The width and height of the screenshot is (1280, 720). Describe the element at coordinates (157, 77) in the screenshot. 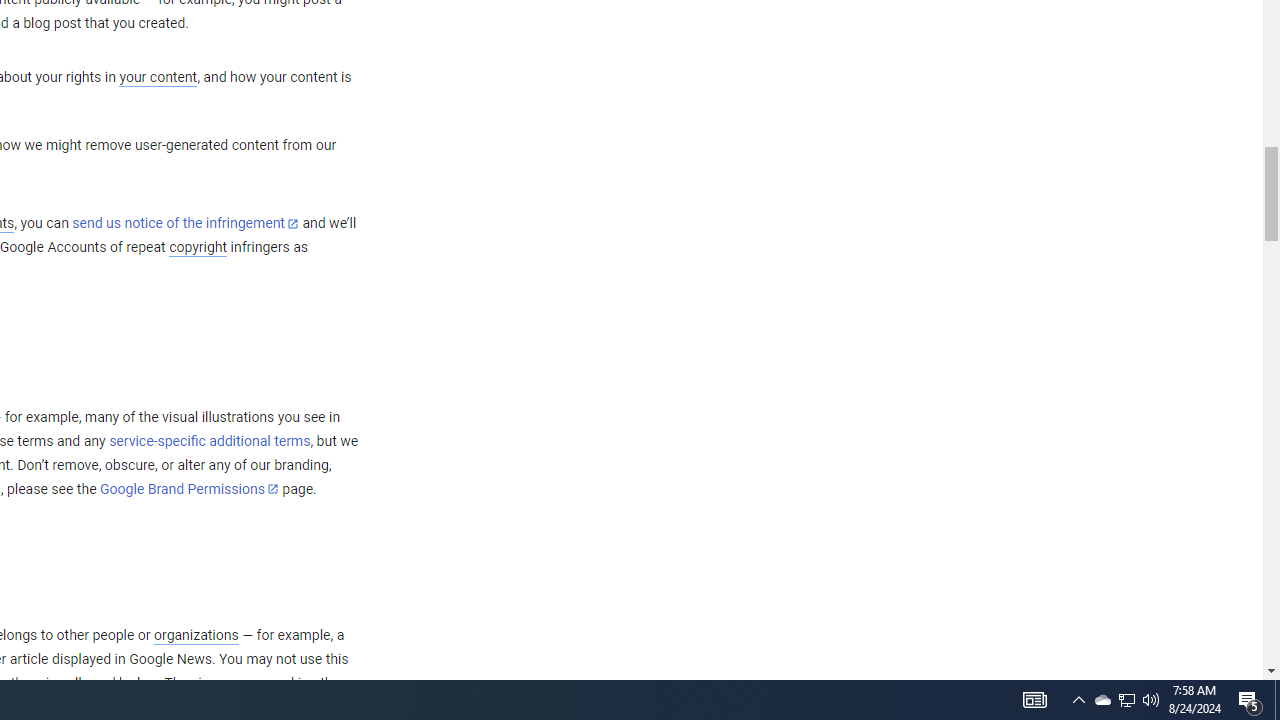

I see `'your content'` at that location.